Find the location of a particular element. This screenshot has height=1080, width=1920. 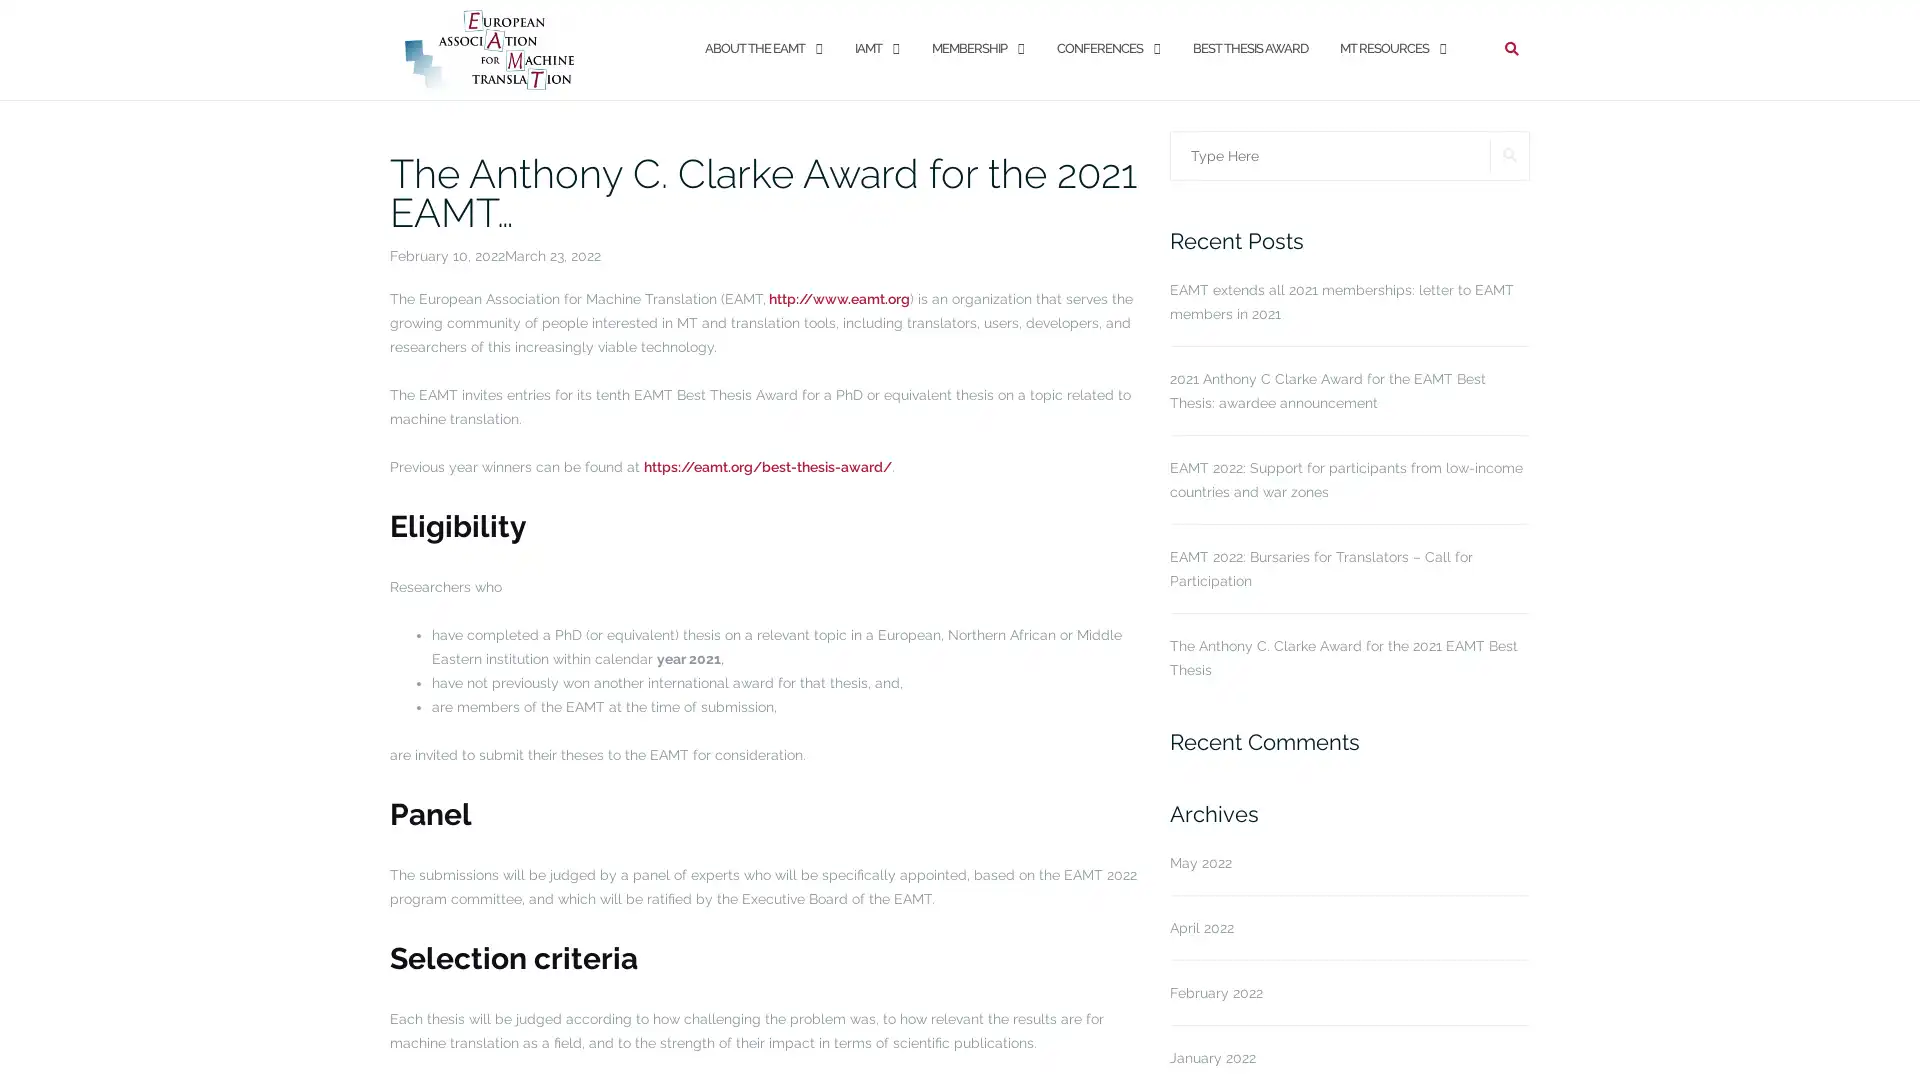

SEARCH is located at coordinates (1510, 153).